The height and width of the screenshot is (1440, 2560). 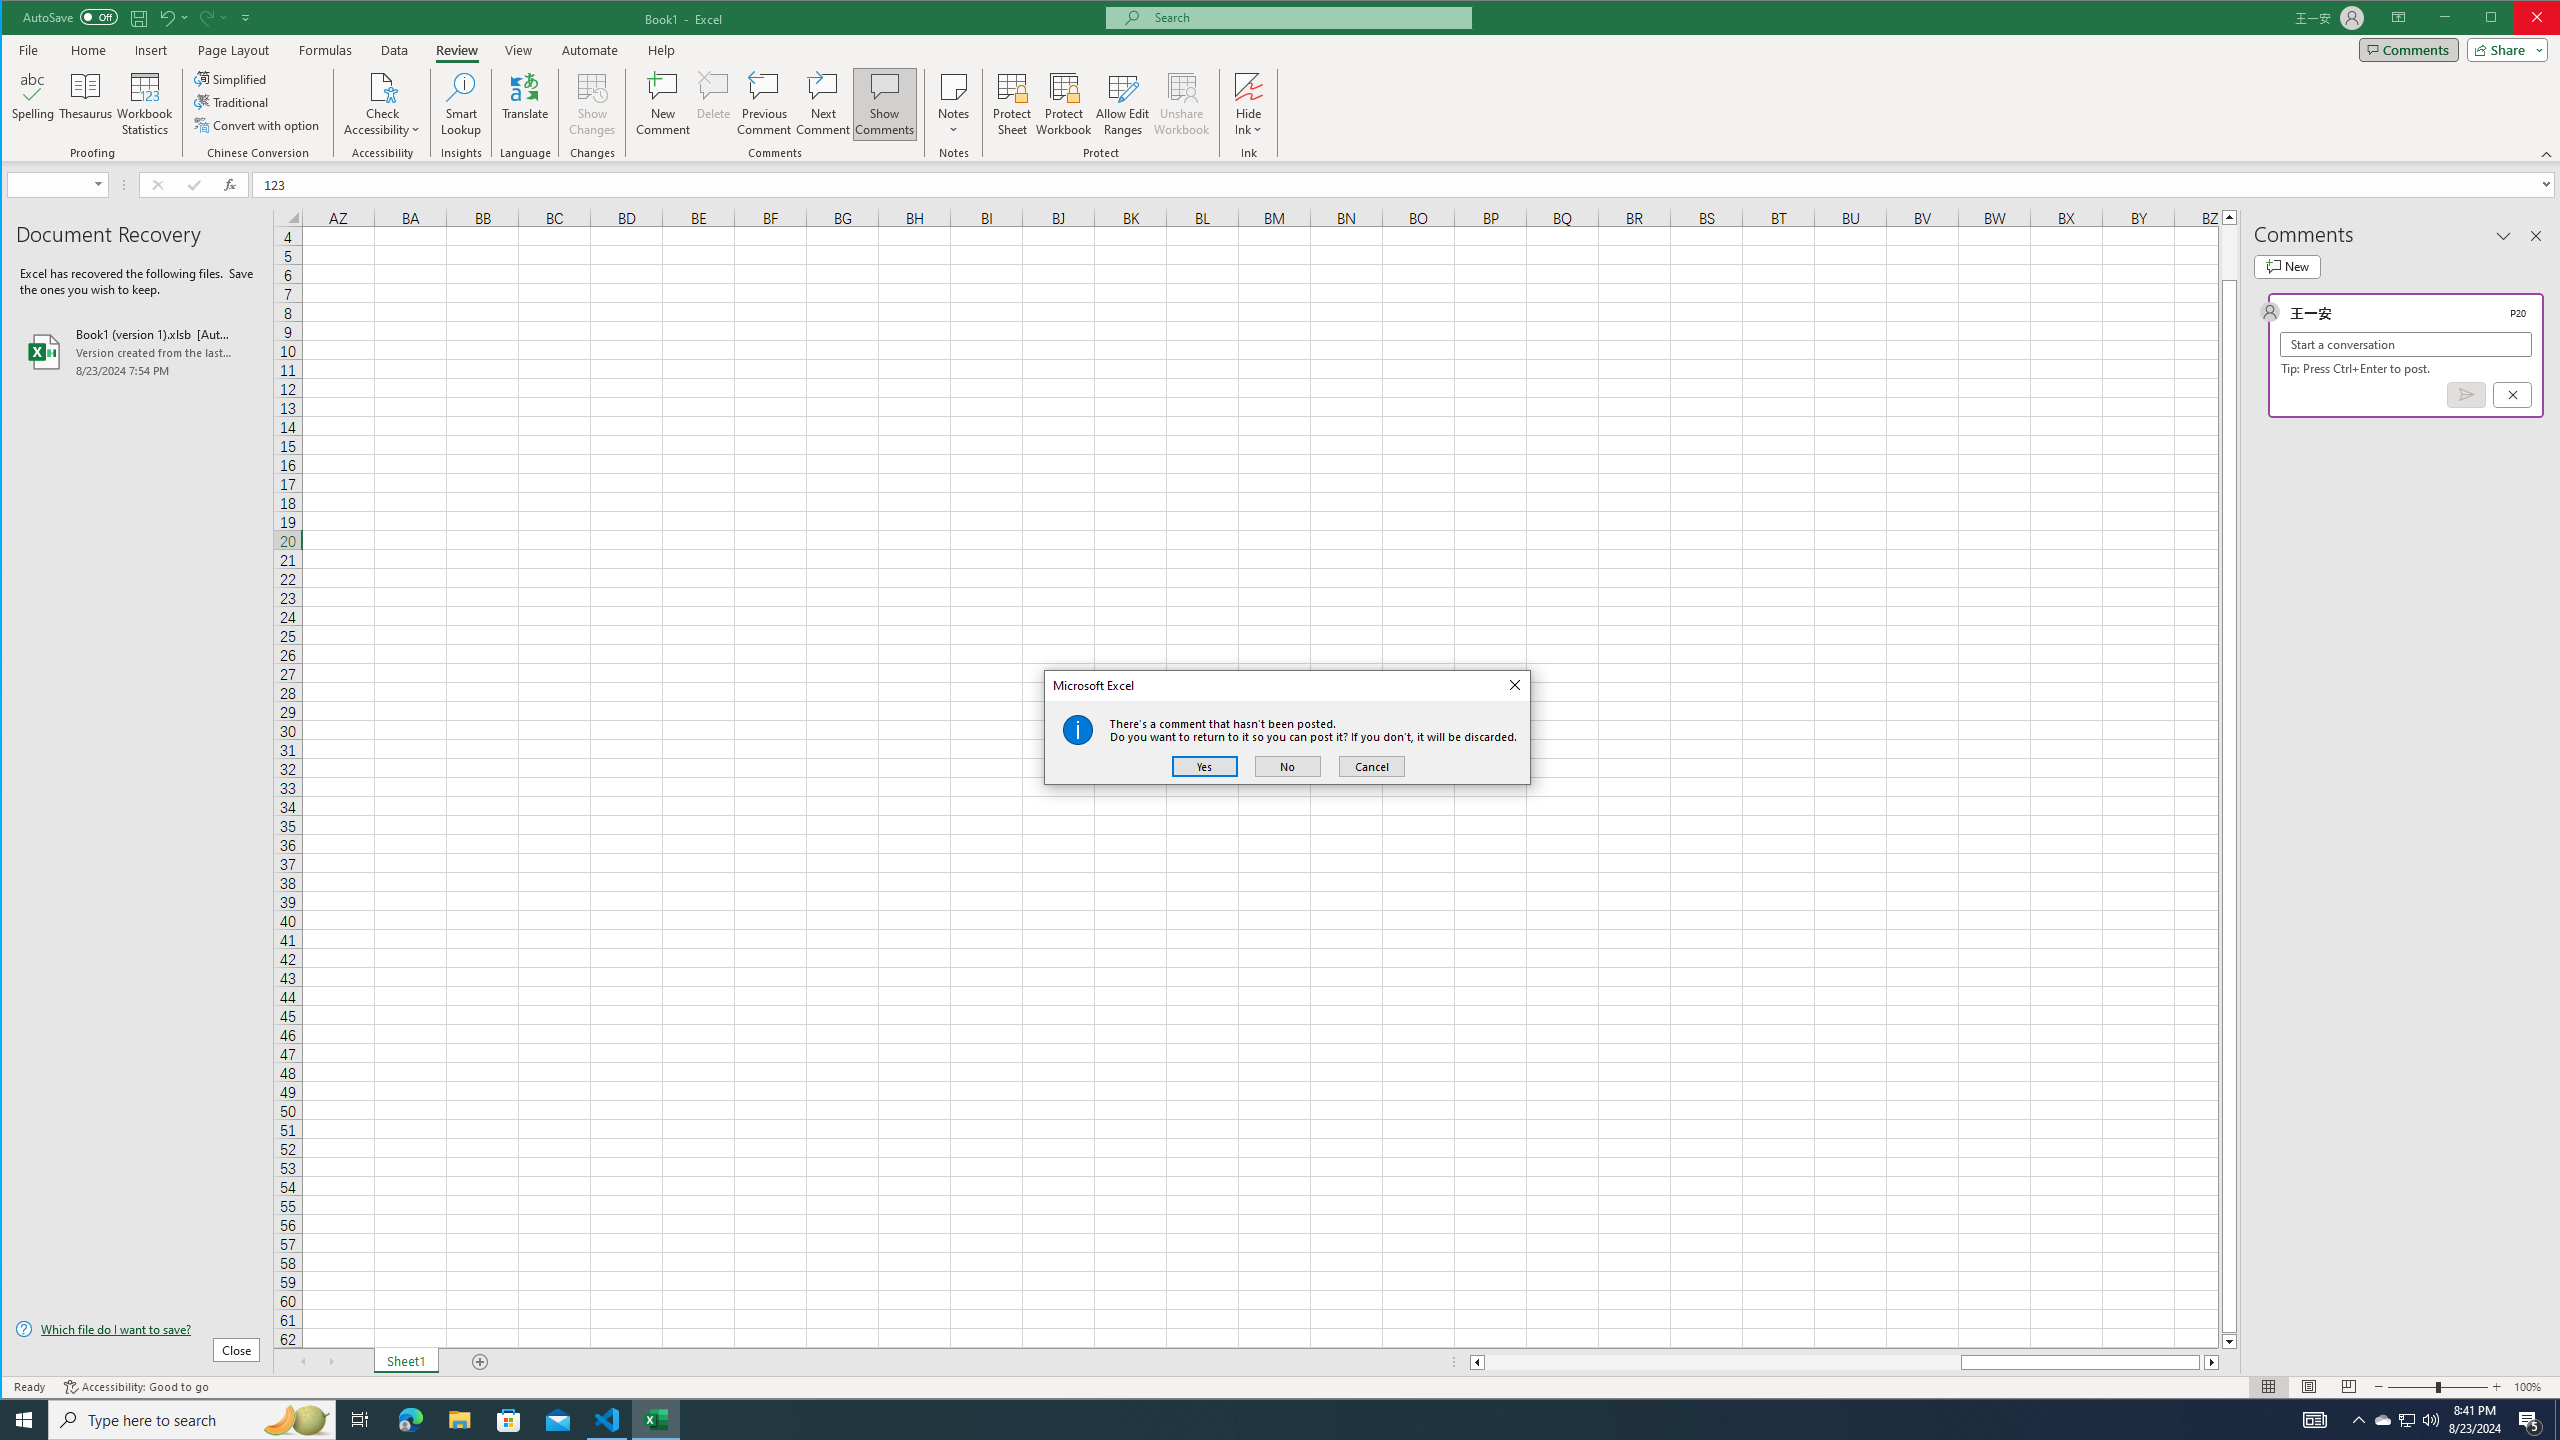 What do you see at coordinates (2229, 250) in the screenshot?
I see `'Page up'` at bounding box center [2229, 250].